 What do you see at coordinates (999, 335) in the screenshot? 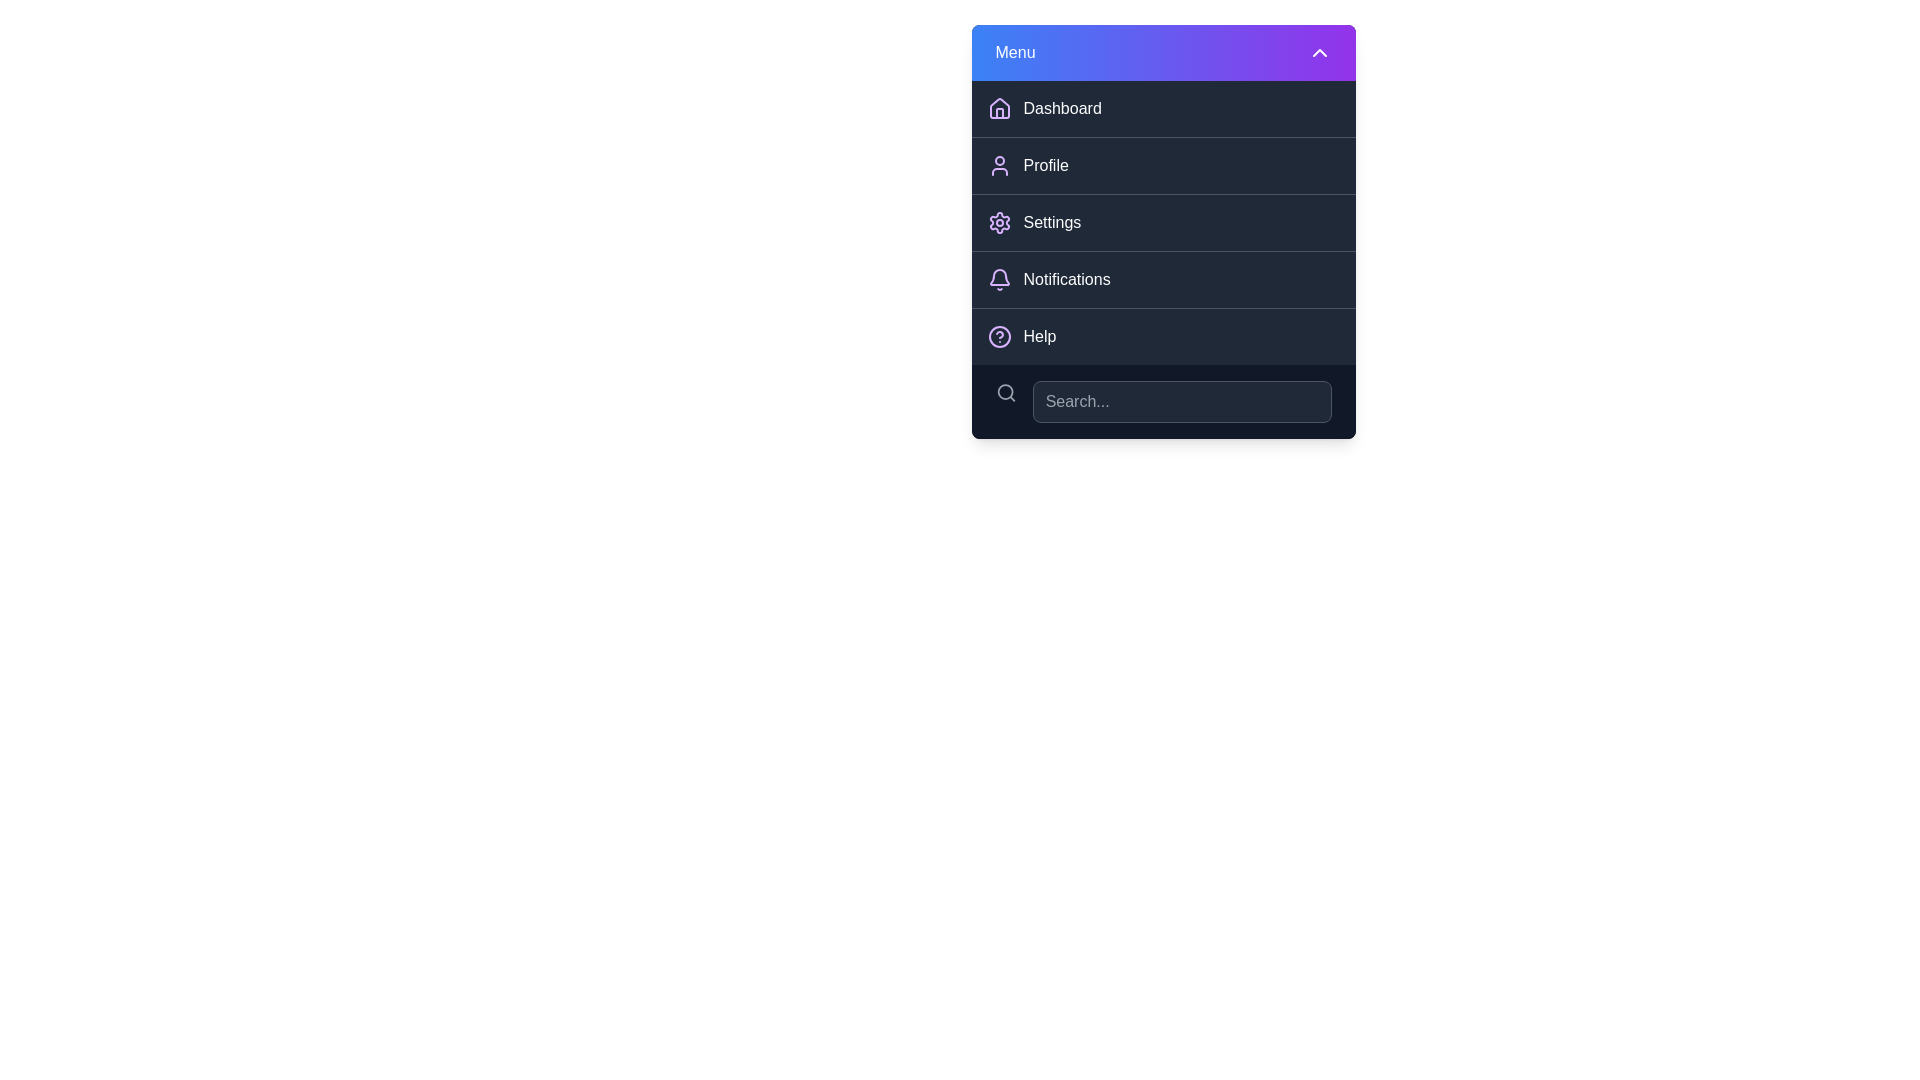
I see `the circular icon with a question mark symbol and a purple outline located in the fifth row of the menu list adjacent to the 'Help' text` at bounding box center [999, 335].